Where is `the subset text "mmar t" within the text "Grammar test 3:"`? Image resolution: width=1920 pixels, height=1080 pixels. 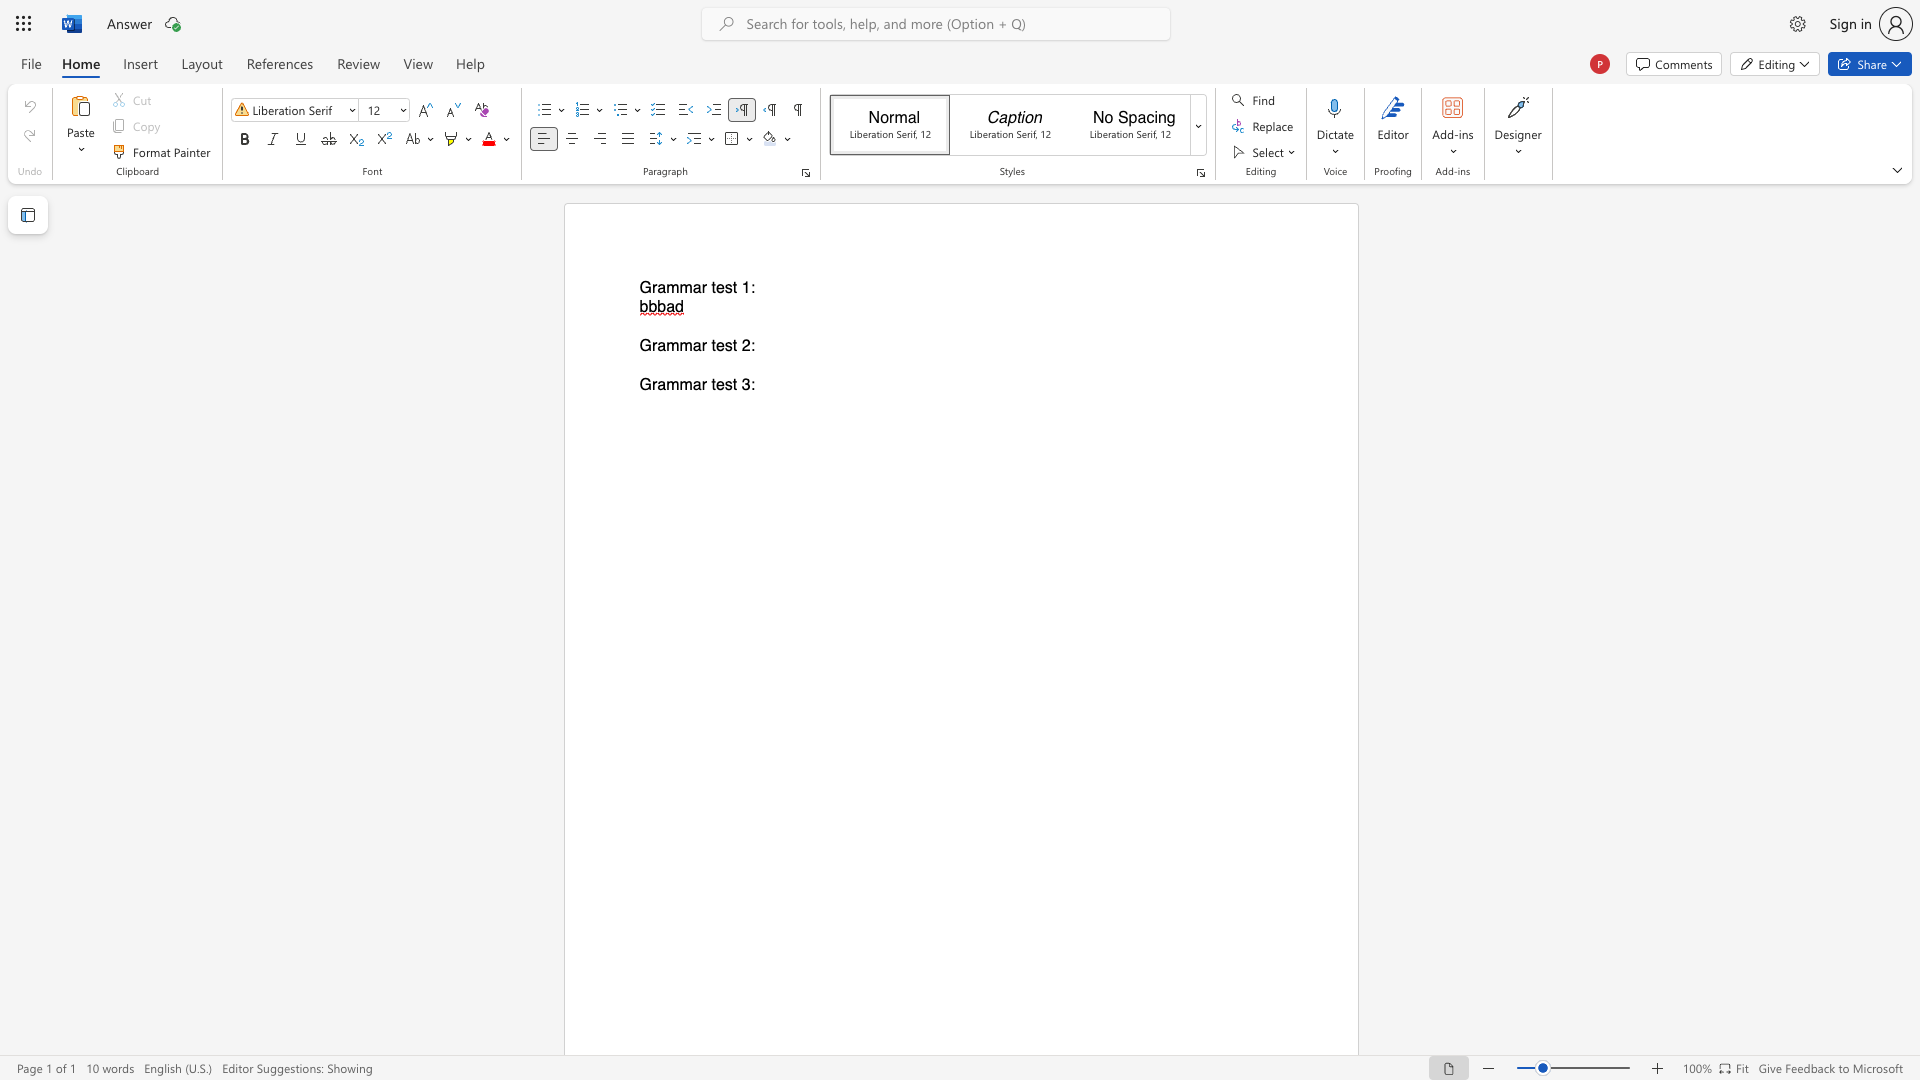
the subset text "mmar t" within the text "Grammar test 3:" is located at coordinates (666, 385).